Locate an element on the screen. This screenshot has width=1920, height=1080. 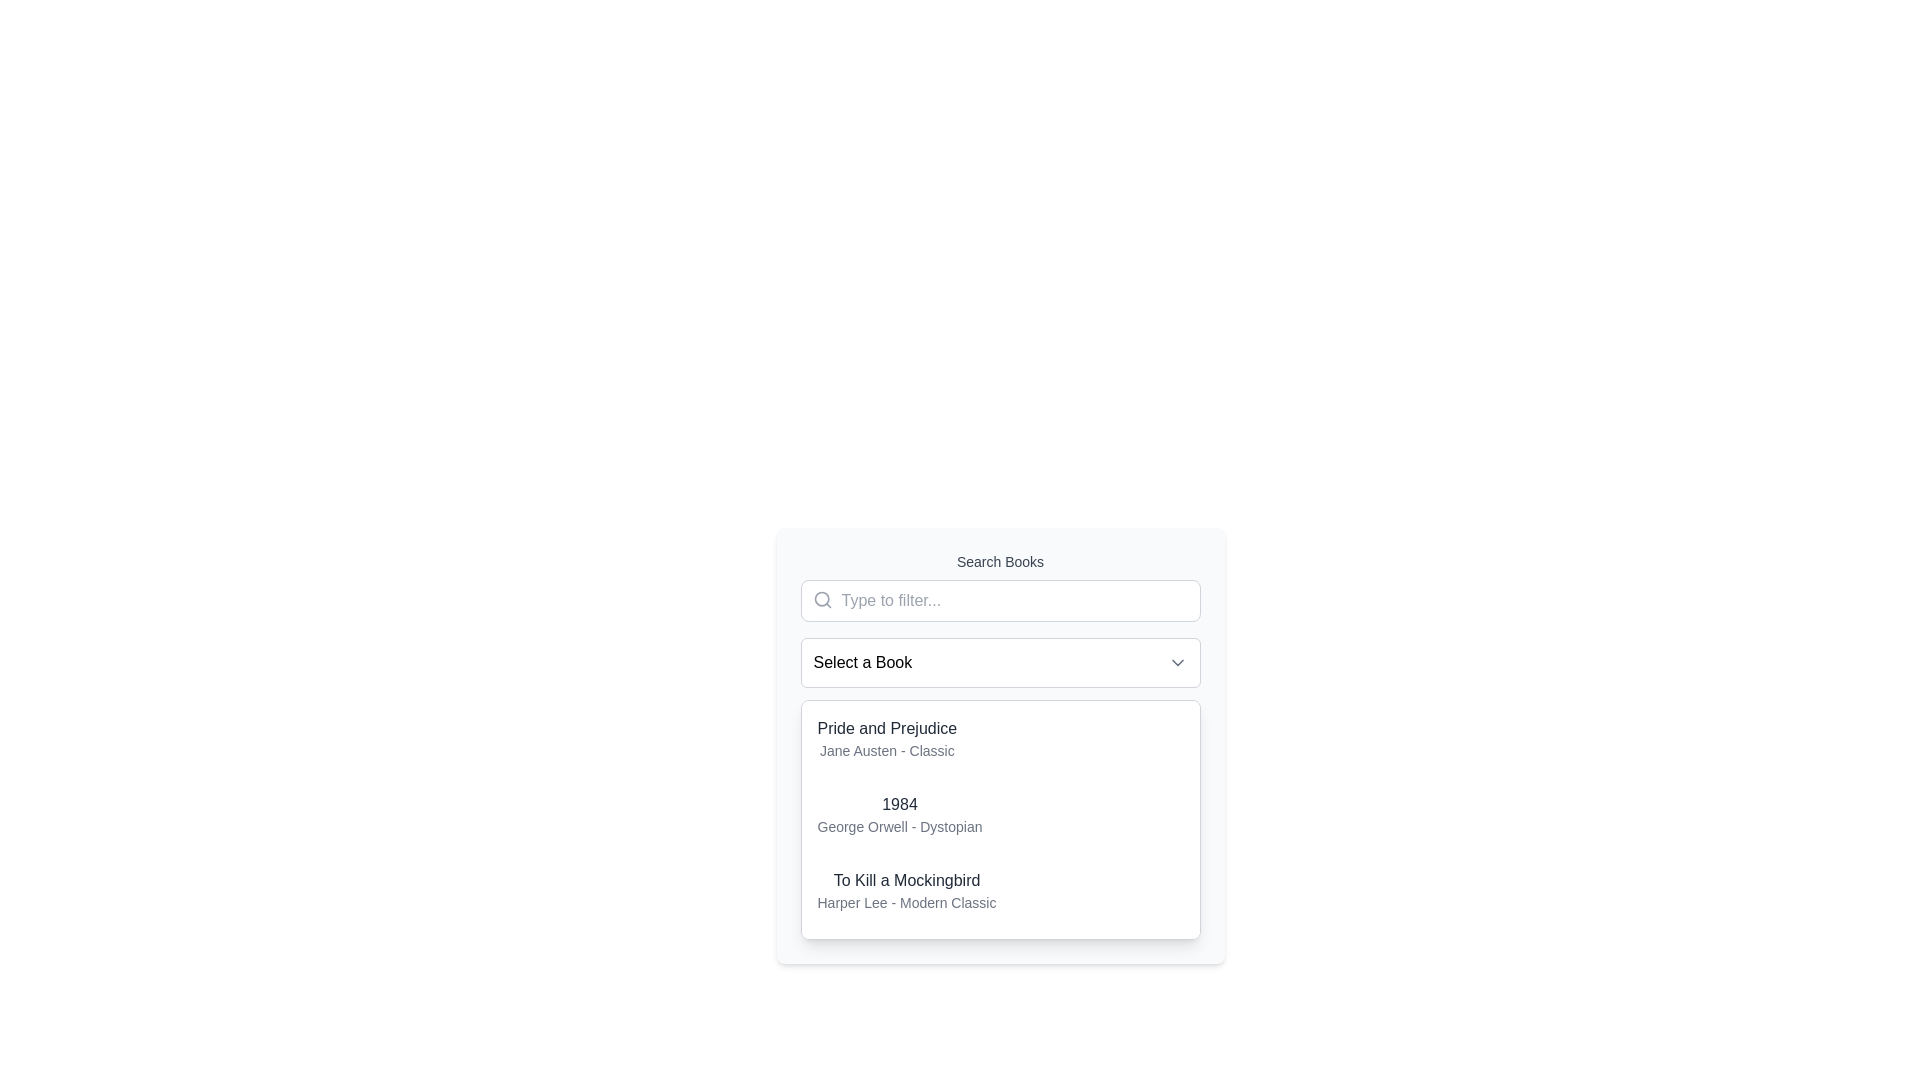
the supporting text element that describes the book title '1984', which is positioned below the title and between 'Pride and Prejudice' and 'To Kill a Mockingbird' is located at coordinates (898, 826).